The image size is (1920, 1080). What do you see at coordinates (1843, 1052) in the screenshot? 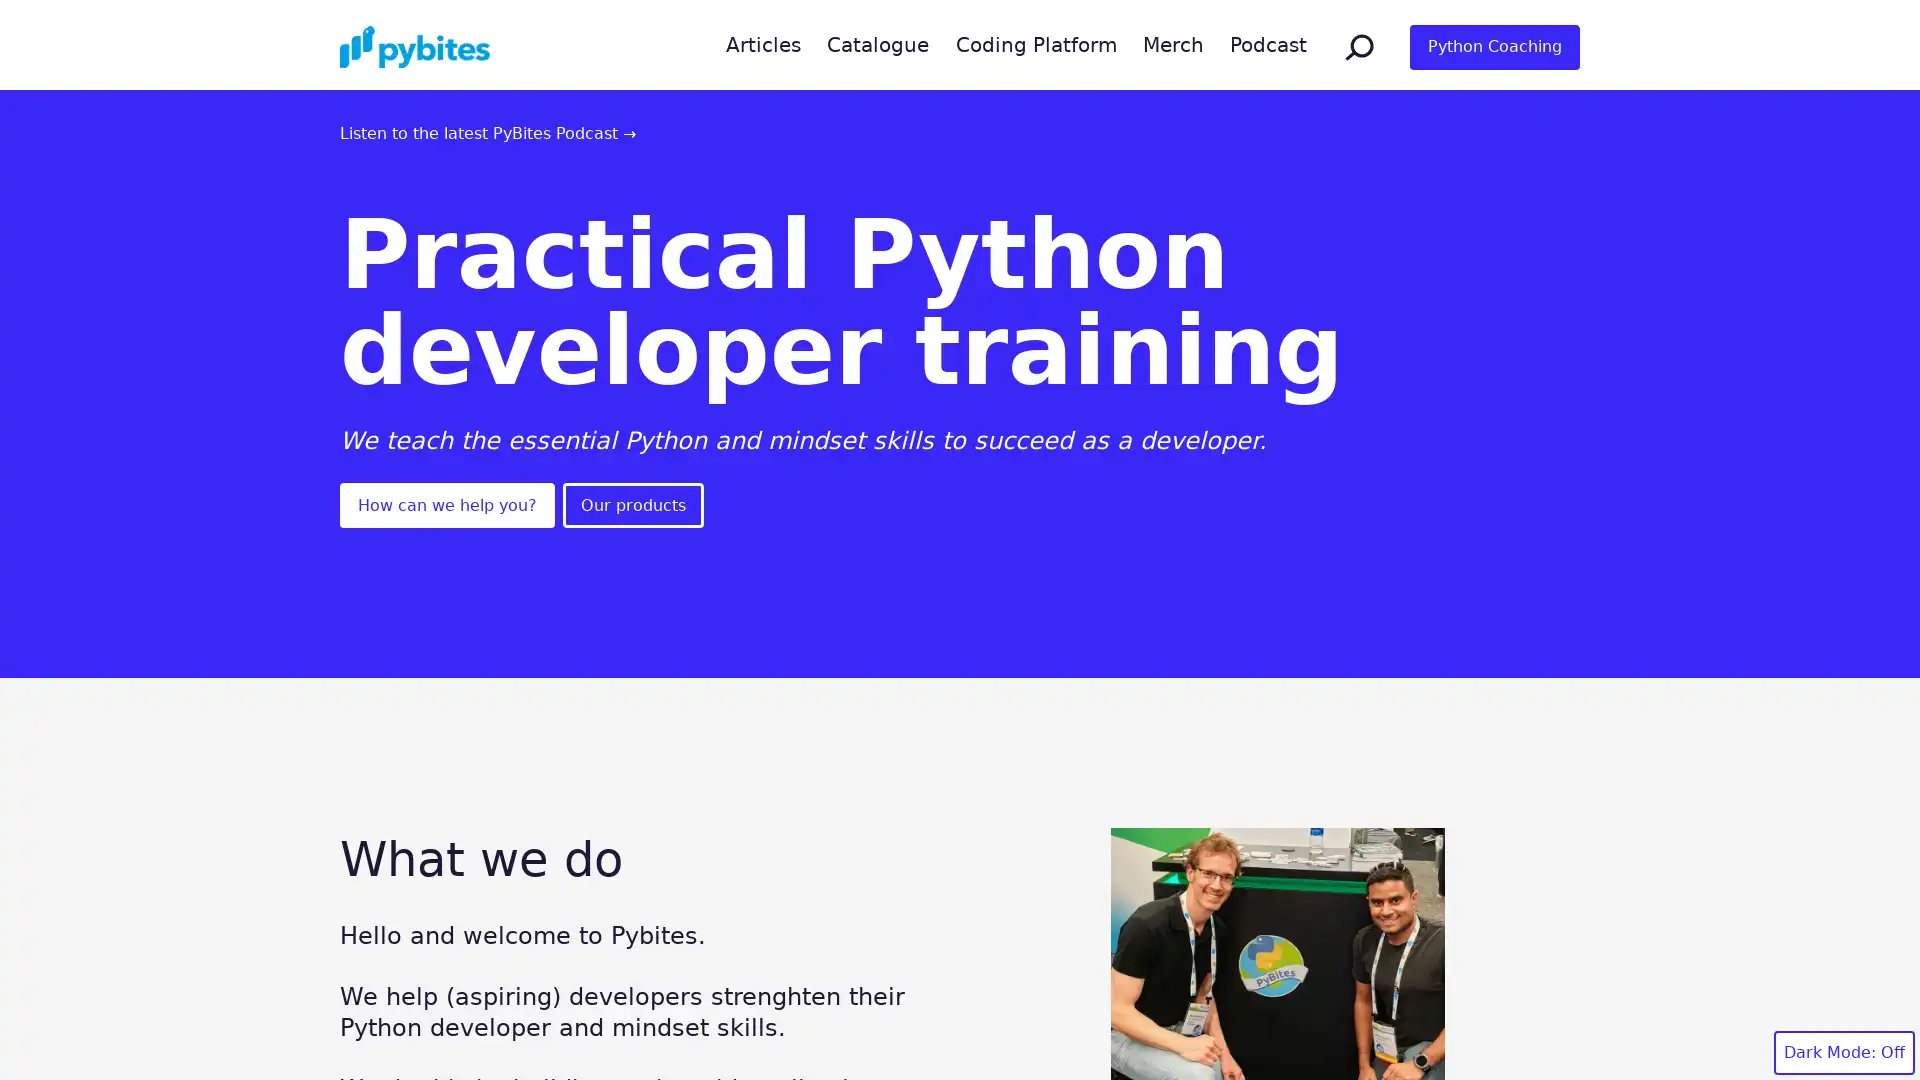
I see `Dark Mode:` at bounding box center [1843, 1052].